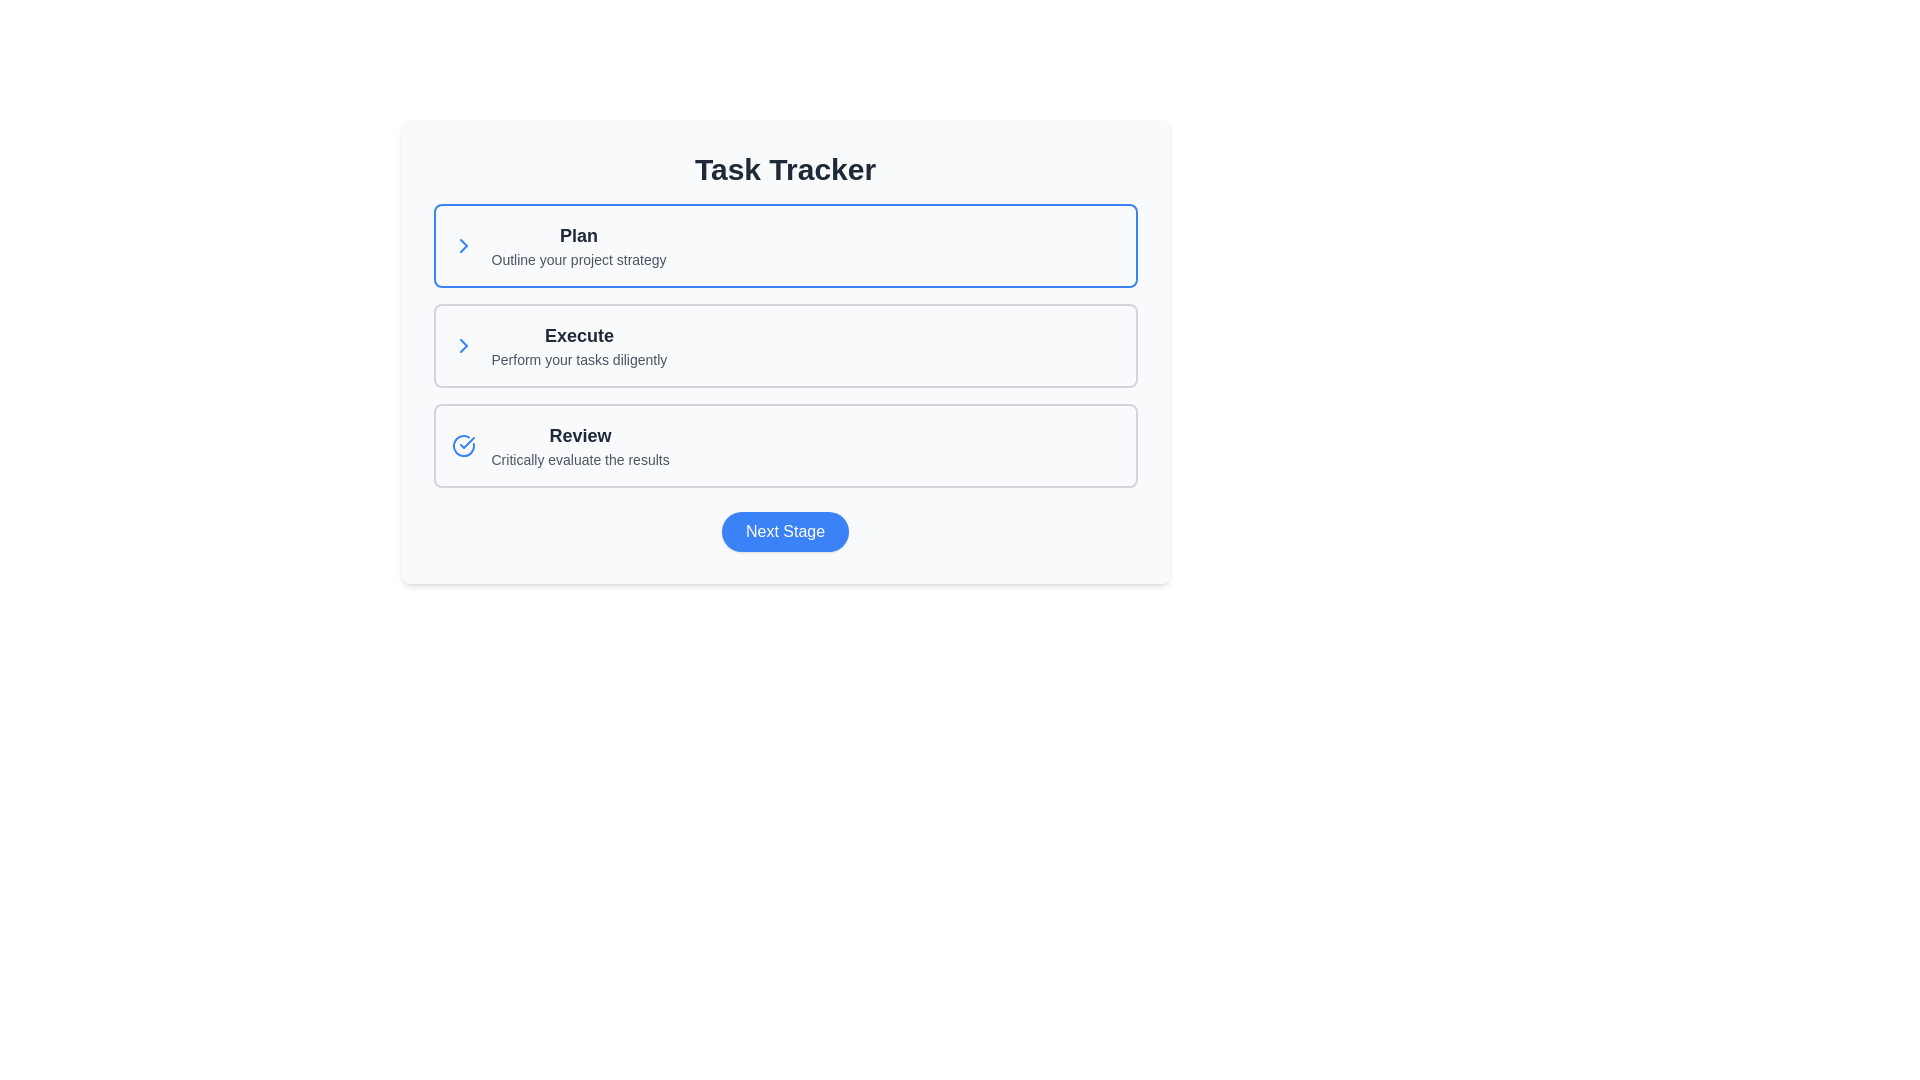  Describe the element at coordinates (579, 459) in the screenshot. I see `the static text element that reads 'Critically evaluate the results', which is located below the heading 'Review' in a small gray font` at that location.